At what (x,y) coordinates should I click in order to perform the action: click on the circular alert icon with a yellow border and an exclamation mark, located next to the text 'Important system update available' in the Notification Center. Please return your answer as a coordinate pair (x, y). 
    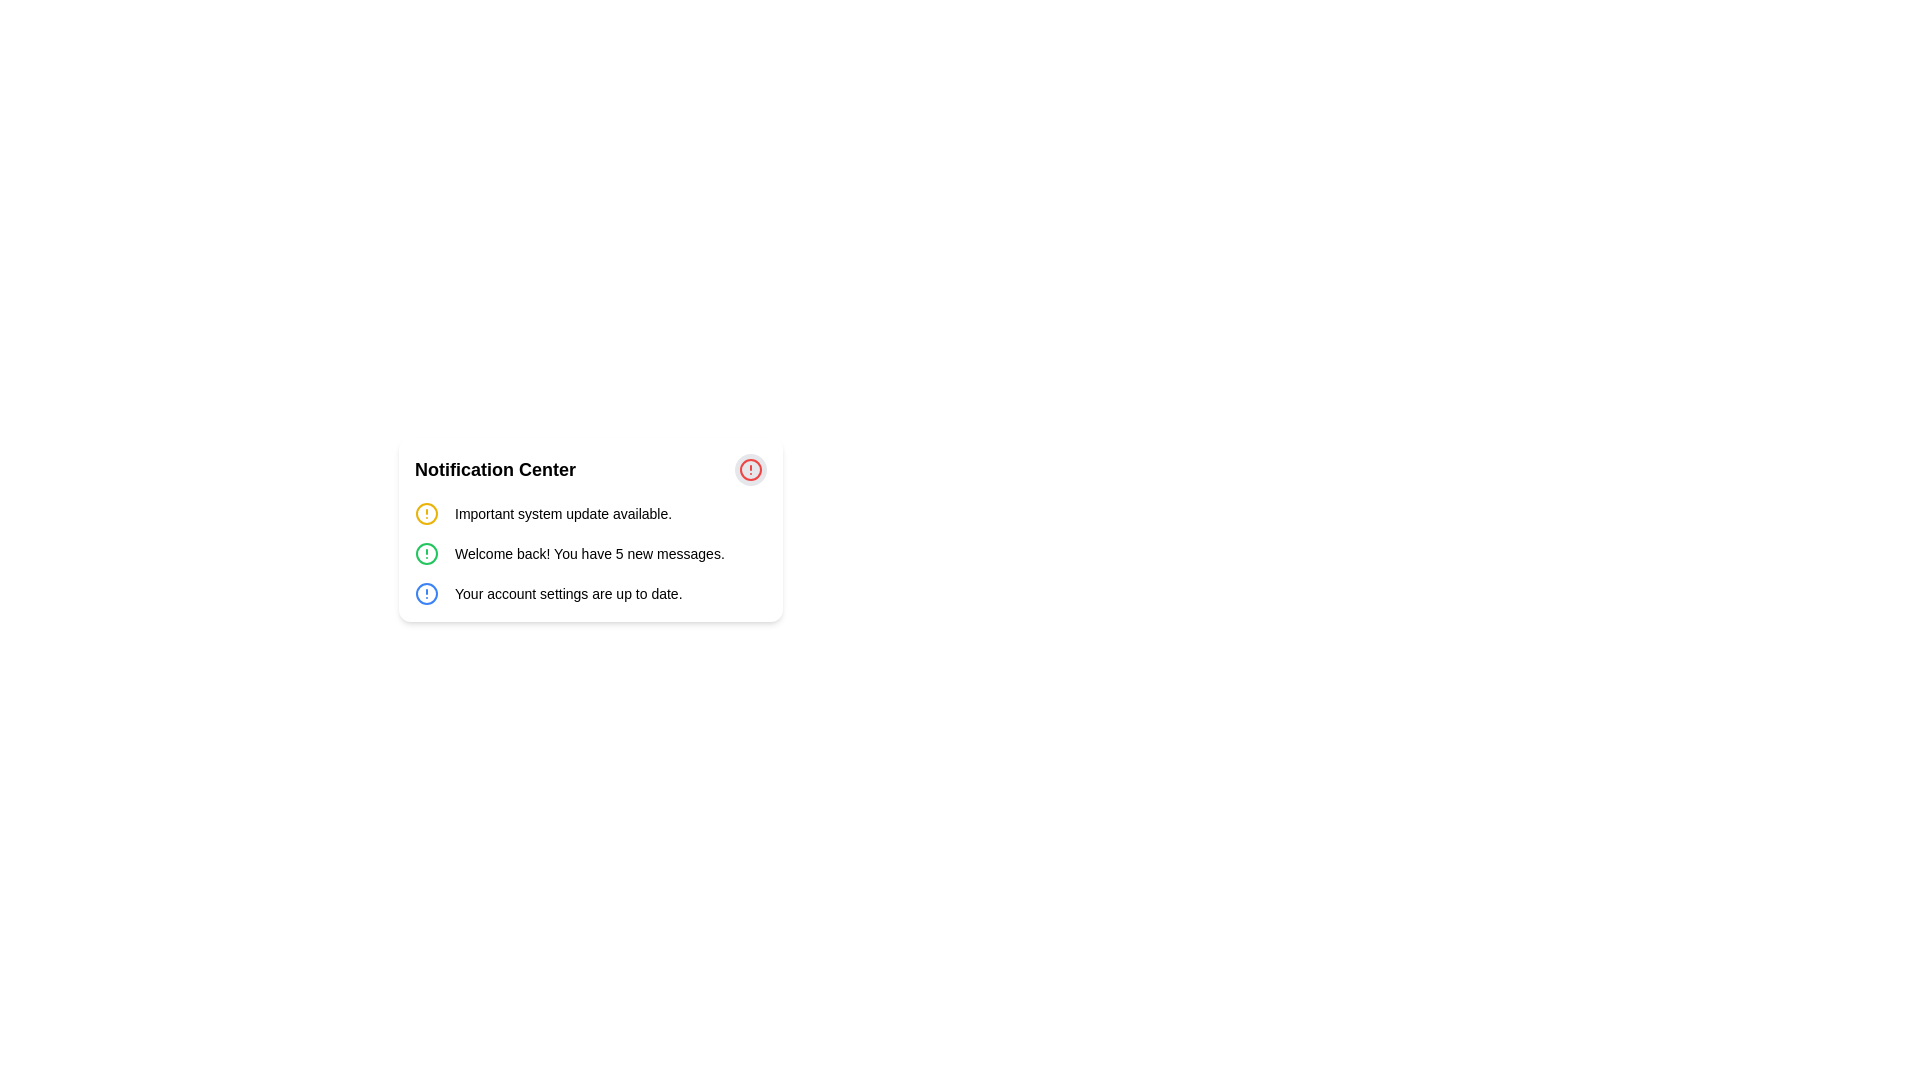
    Looking at the image, I should click on (426, 512).